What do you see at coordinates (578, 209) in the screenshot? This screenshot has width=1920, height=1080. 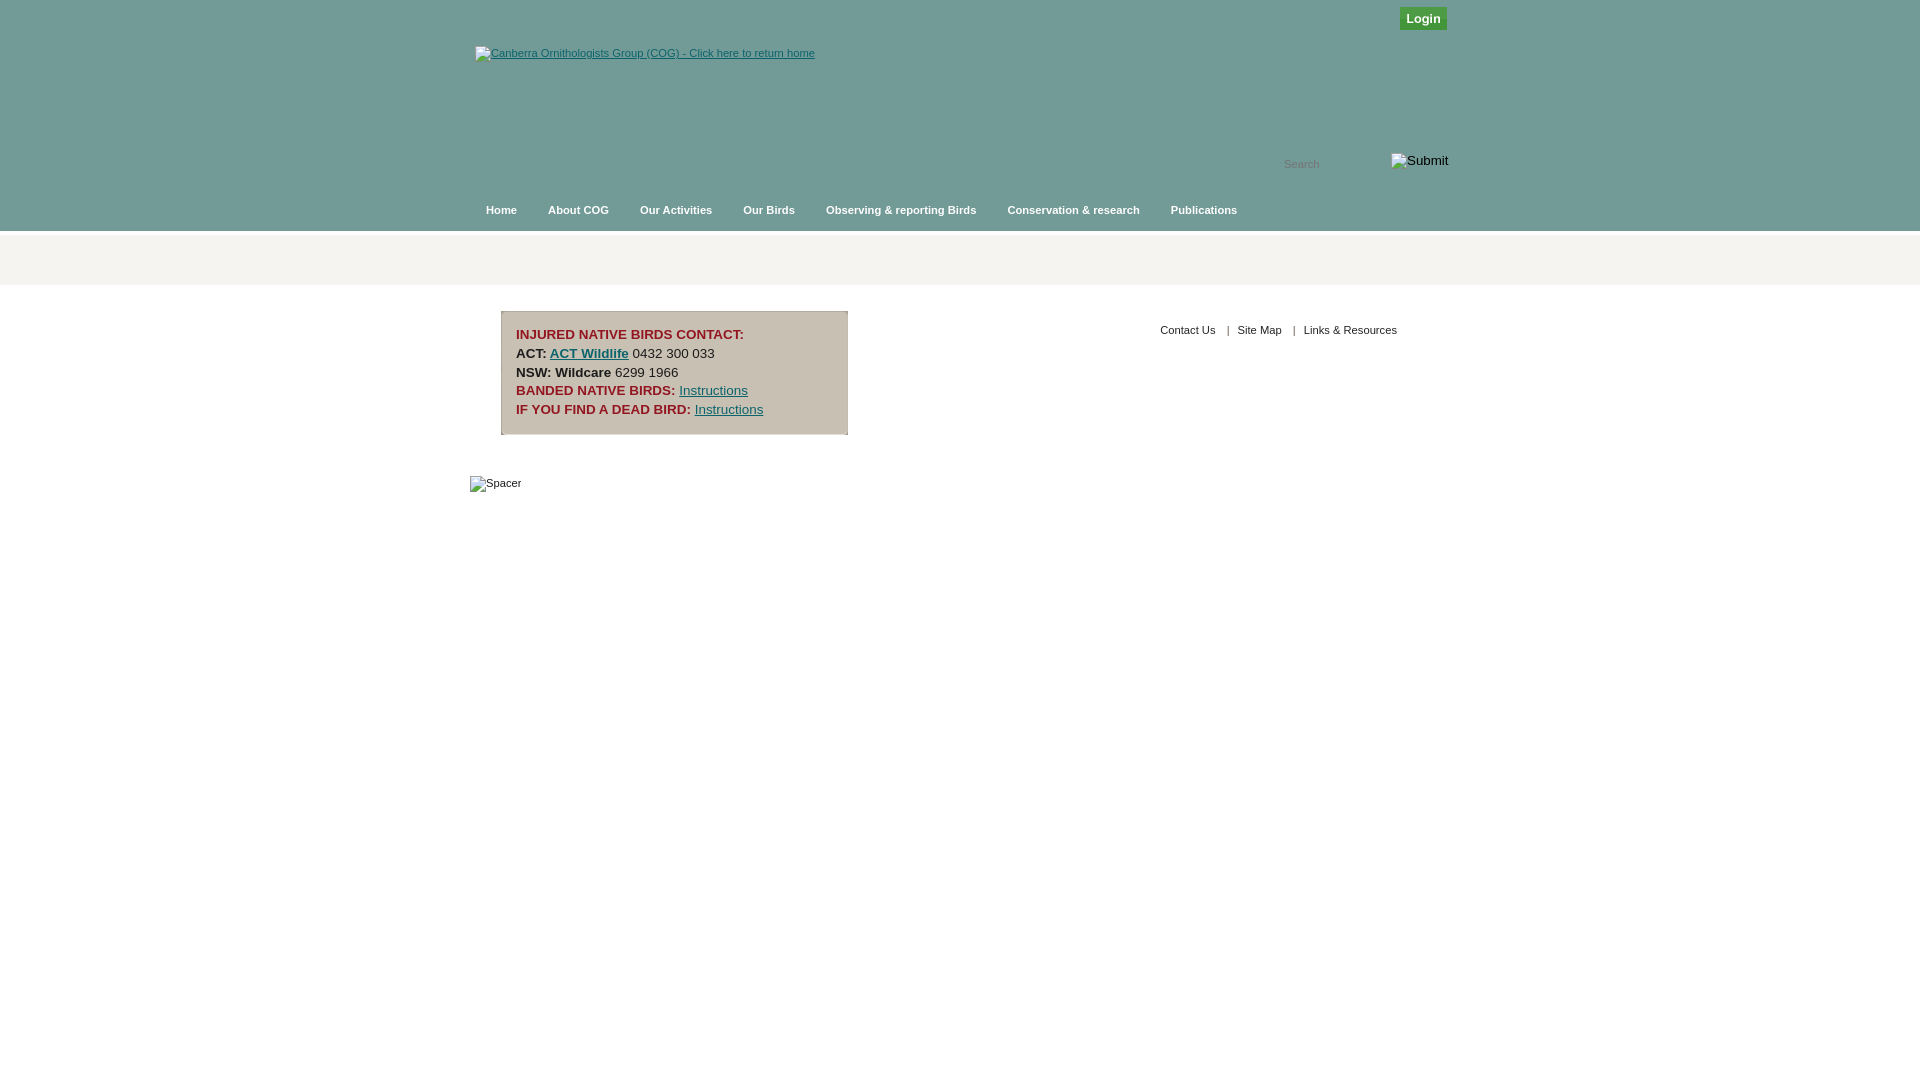 I see `'About COG'` at bounding box center [578, 209].